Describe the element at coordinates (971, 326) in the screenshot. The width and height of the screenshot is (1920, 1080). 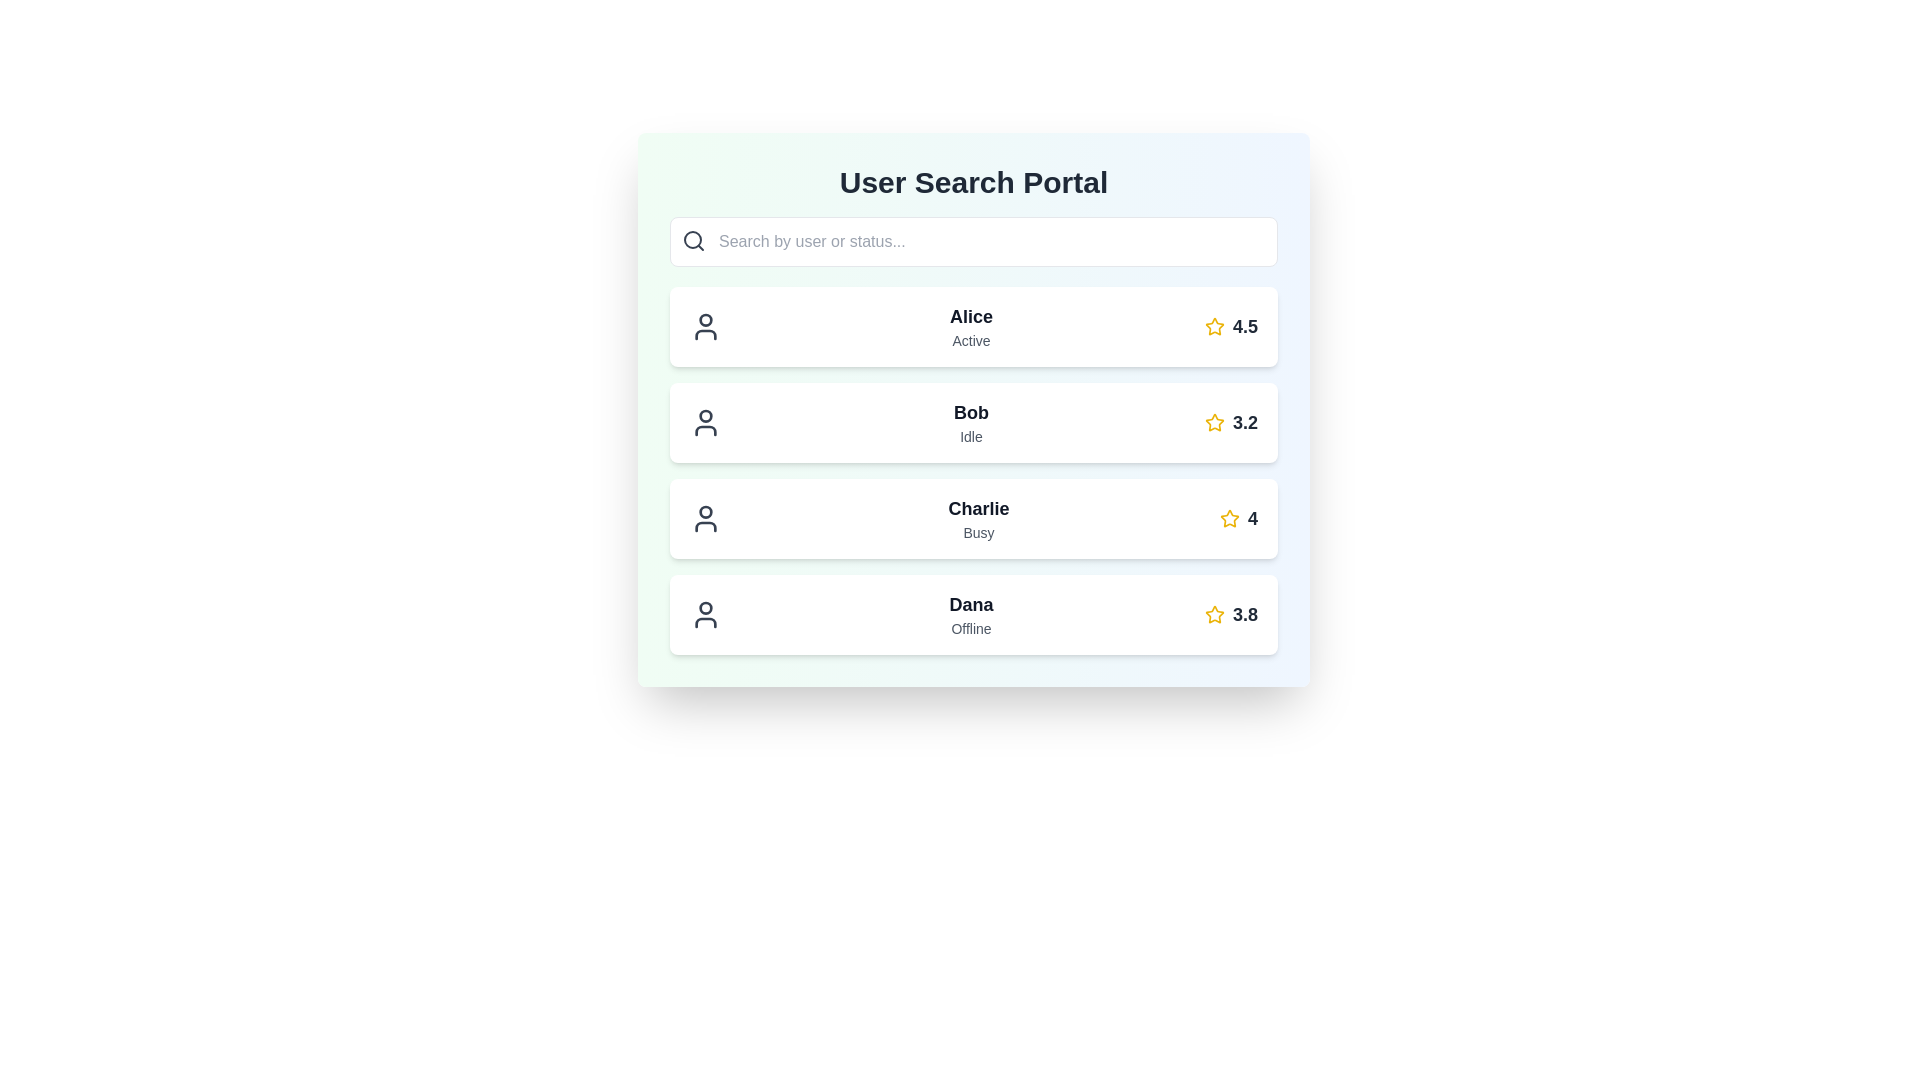
I see `the Text display (name and status) in the user search portal, which is located in the first row of the user list, right after the user icon and before the star rating and score` at that location.